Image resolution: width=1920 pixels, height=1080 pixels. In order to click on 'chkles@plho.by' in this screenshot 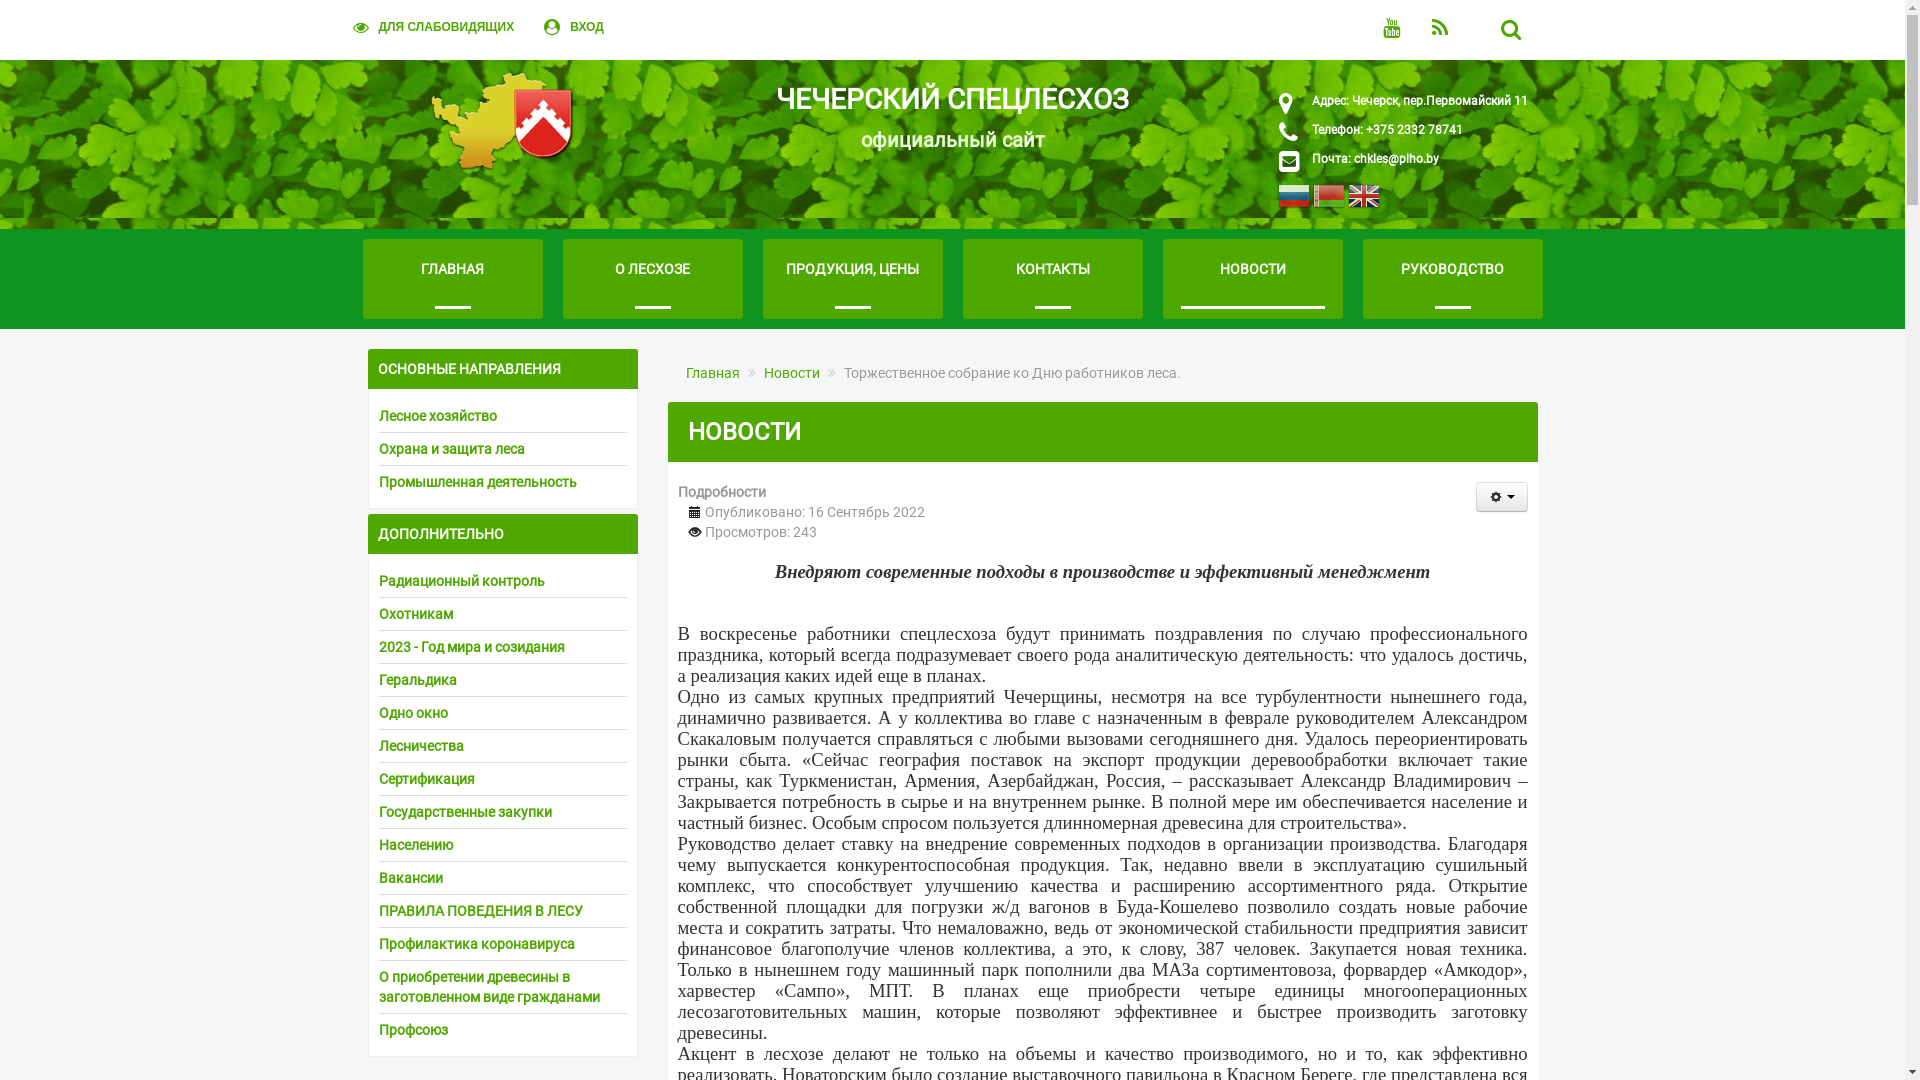, I will do `click(1395, 157)`.